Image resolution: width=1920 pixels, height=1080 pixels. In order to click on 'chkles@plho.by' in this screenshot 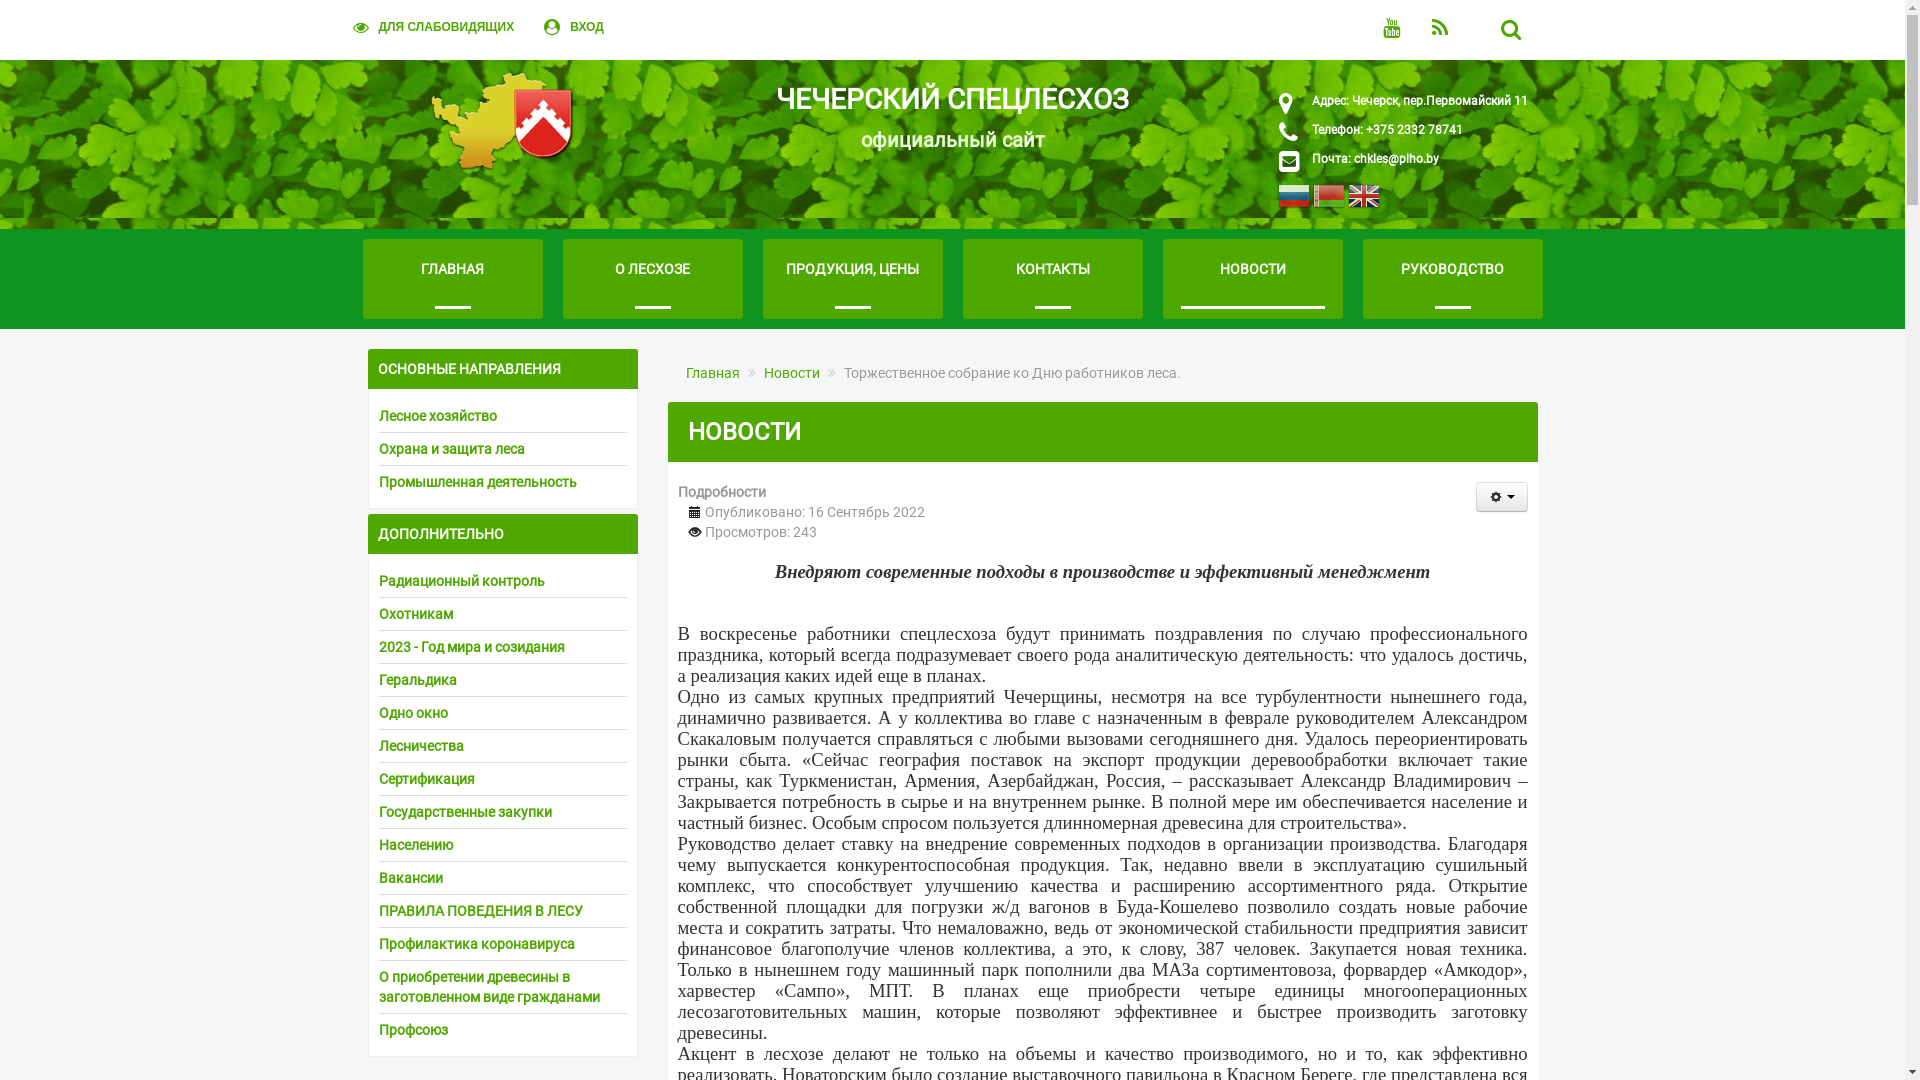, I will do `click(1395, 157)`.